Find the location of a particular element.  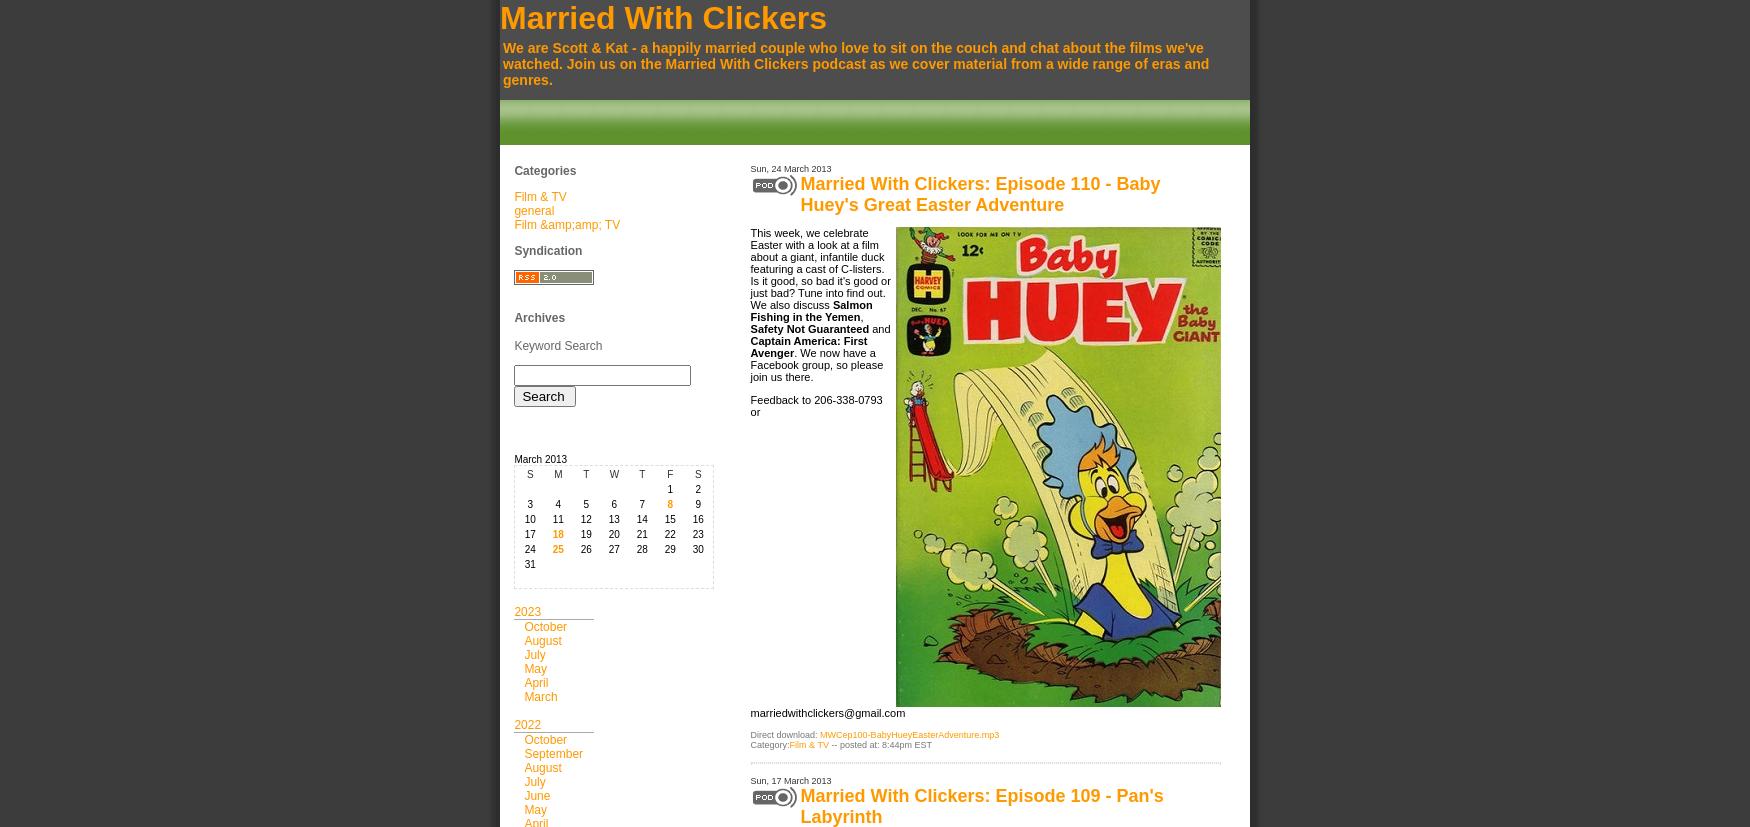

'12' is located at coordinates (585, 518).